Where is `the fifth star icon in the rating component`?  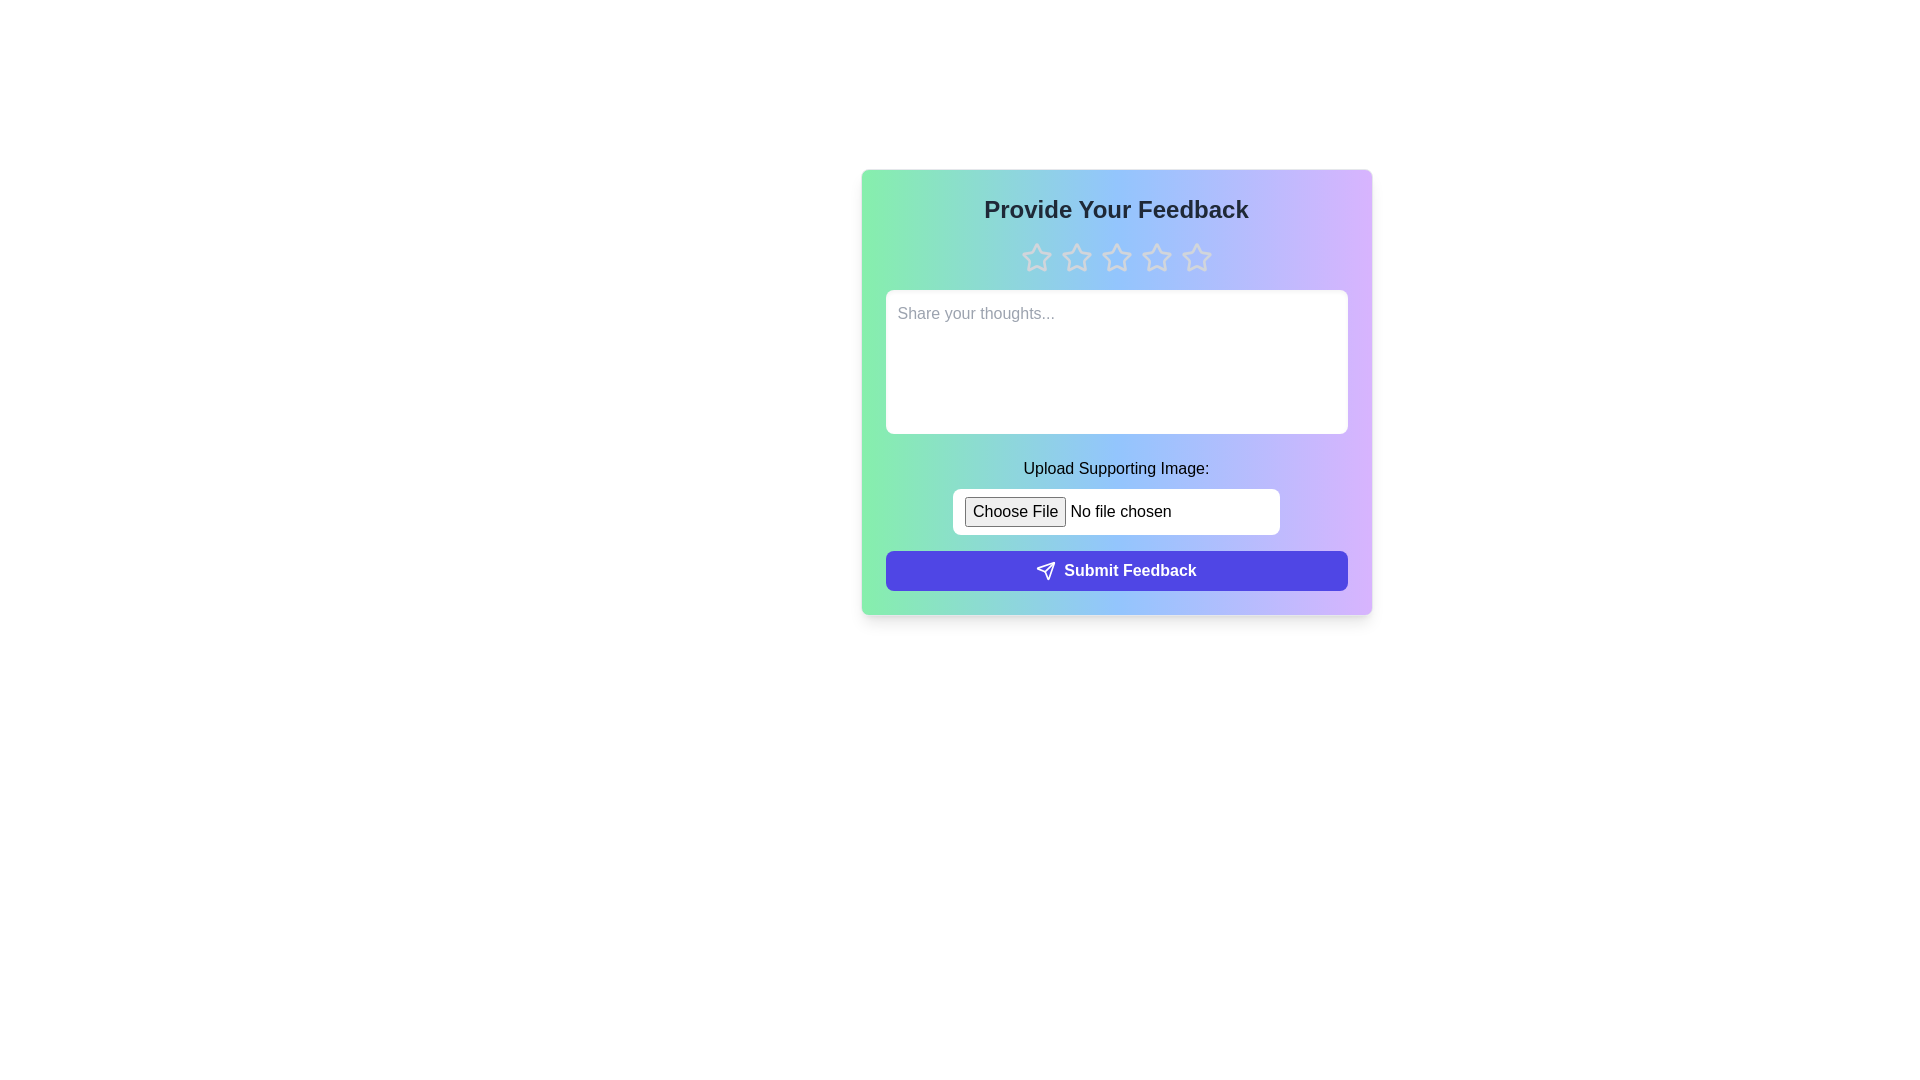
the fifth star icon in the rating component is located at coordinates (1196, 256).